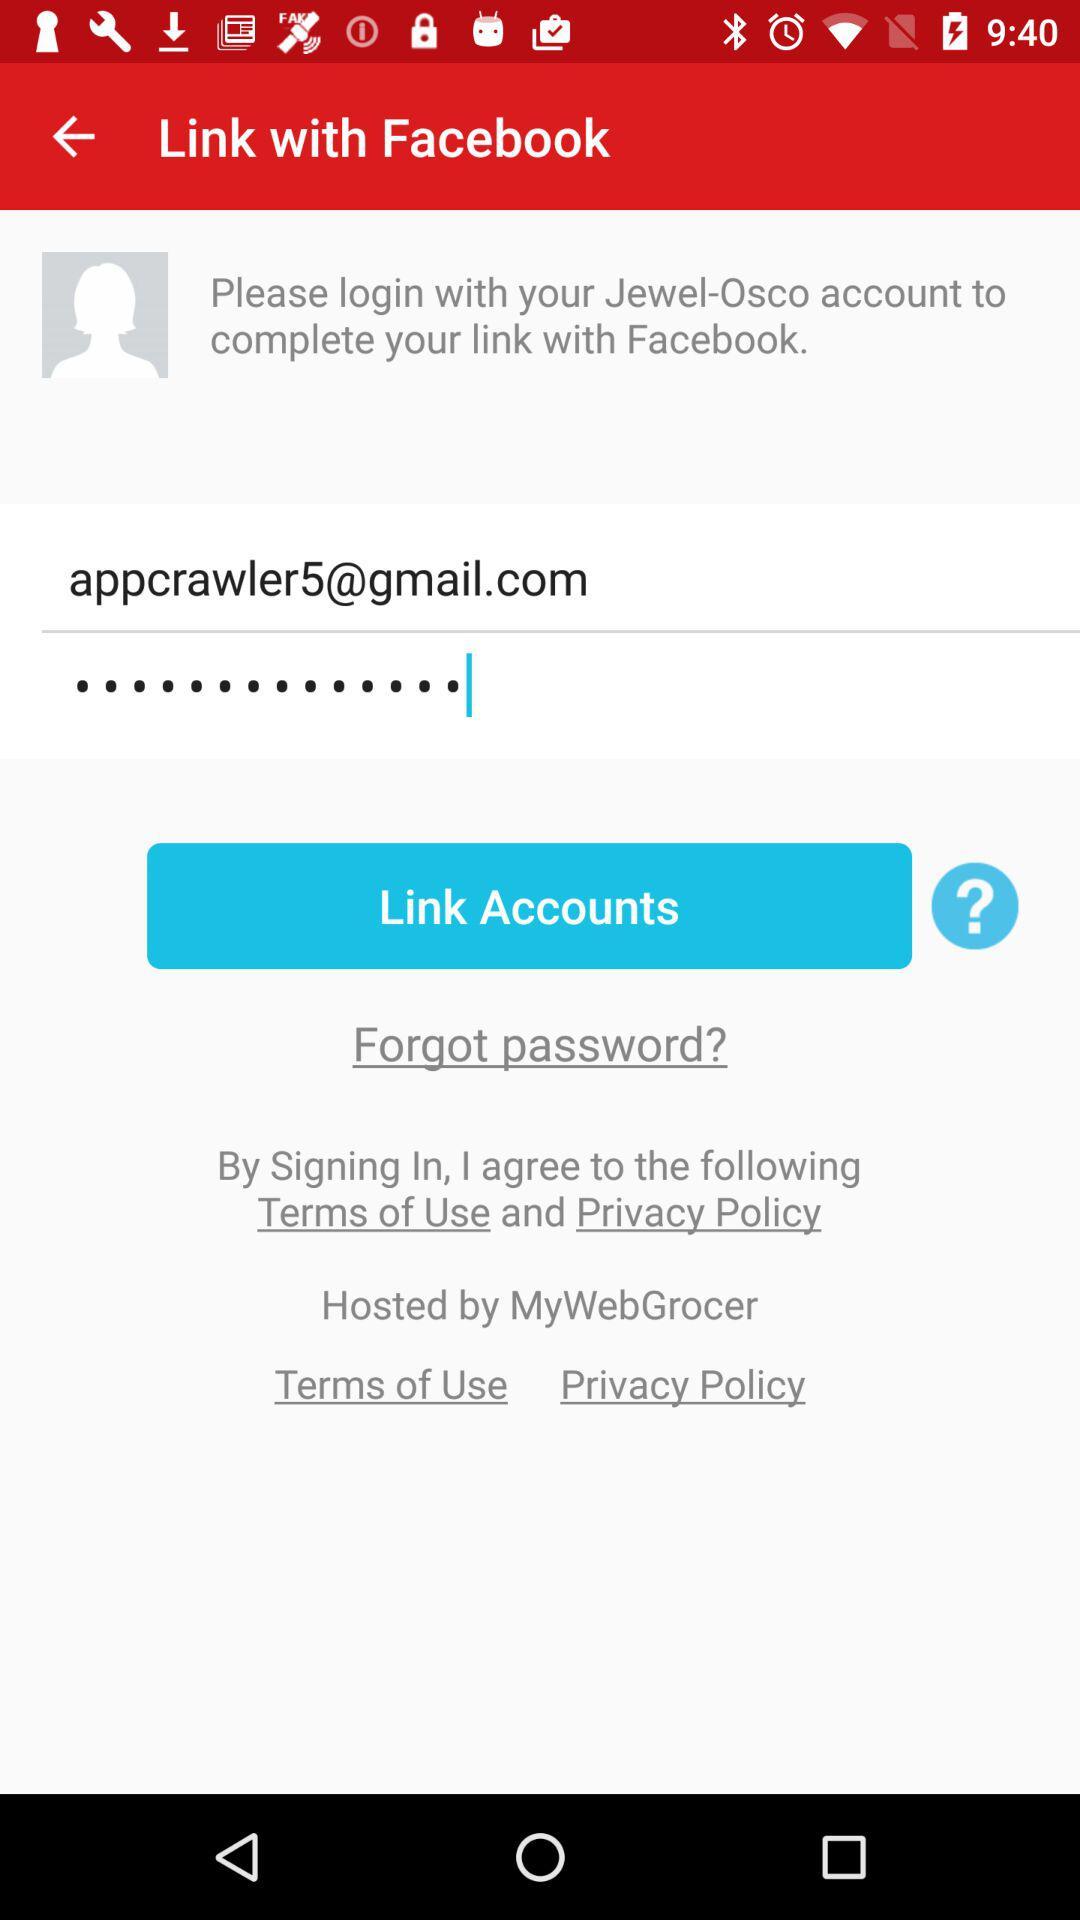 The height and width of the screenshot is (1920, 1080). I want to click on the forgot password? item, so click(540, 1041).